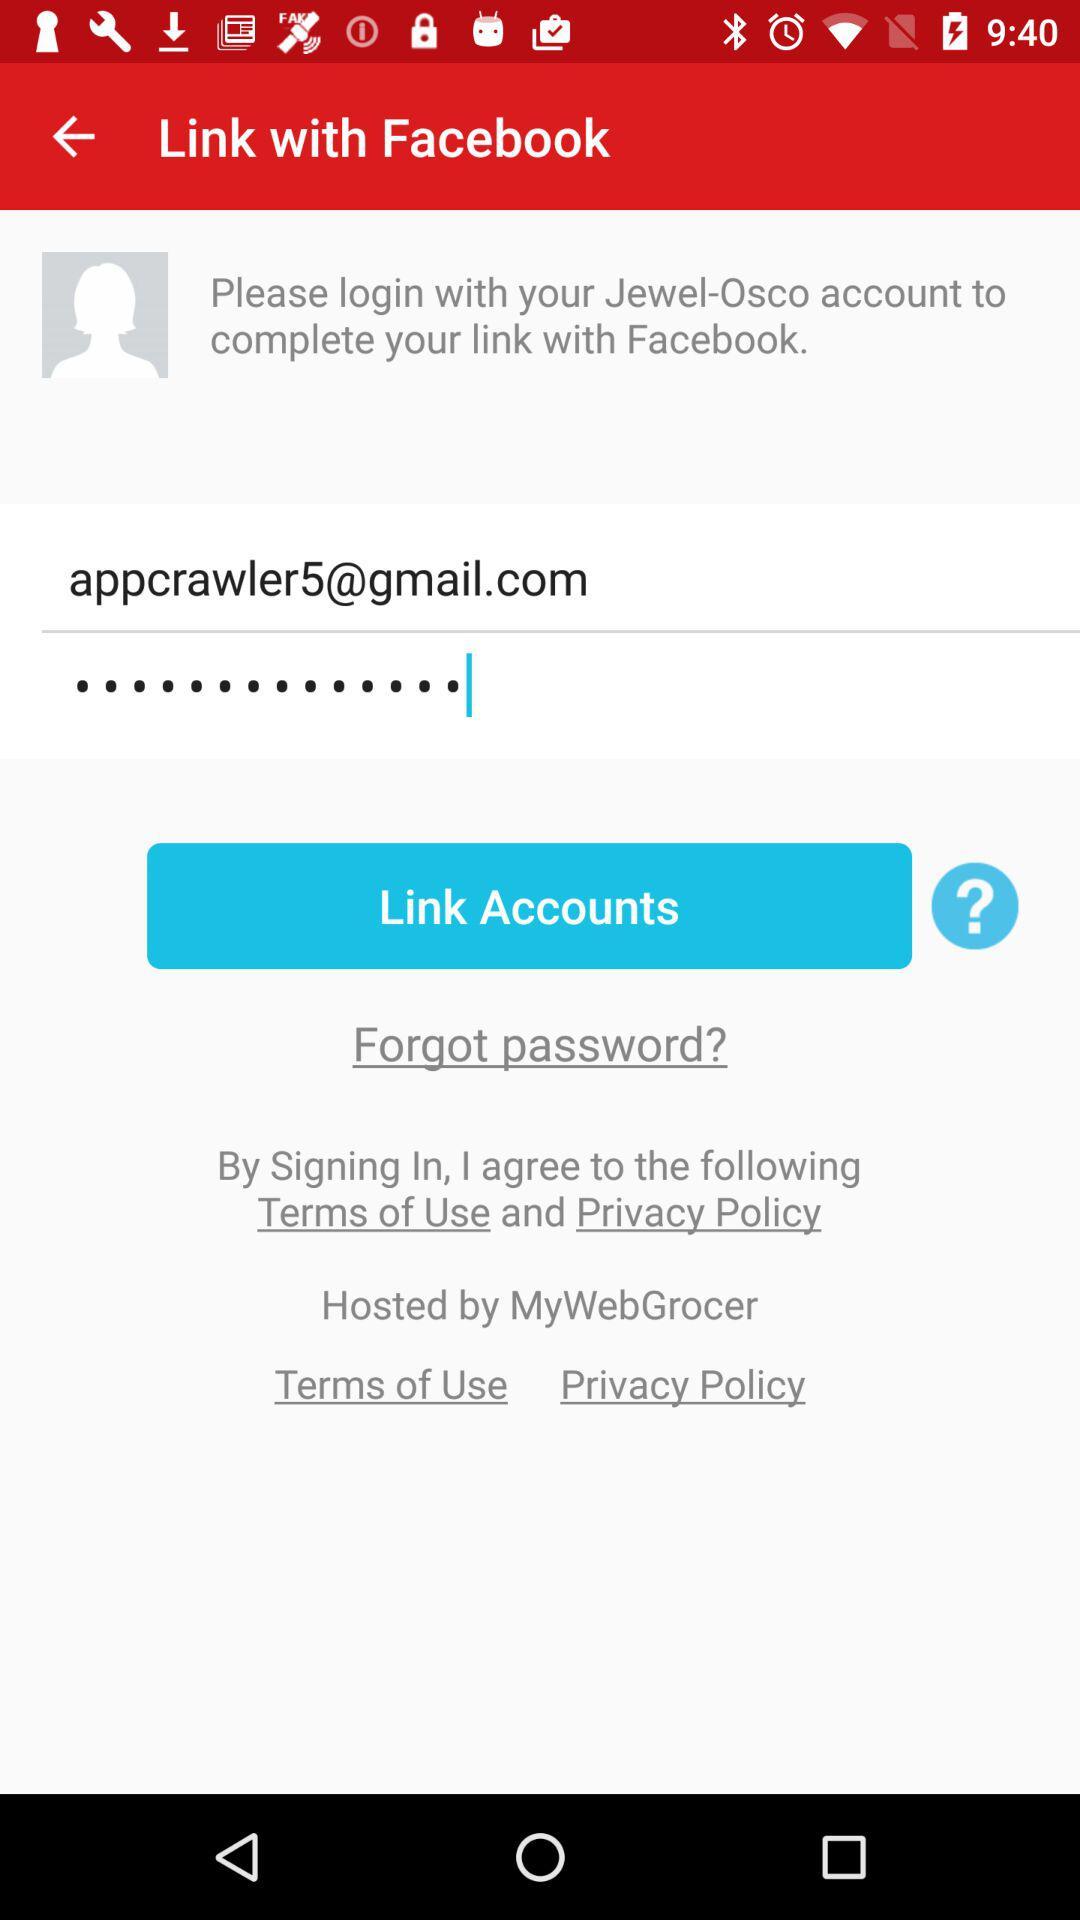 The height and width of the screenshot is (1920, 1080). I want to click on the forgot password? item, so click(540, 1041).